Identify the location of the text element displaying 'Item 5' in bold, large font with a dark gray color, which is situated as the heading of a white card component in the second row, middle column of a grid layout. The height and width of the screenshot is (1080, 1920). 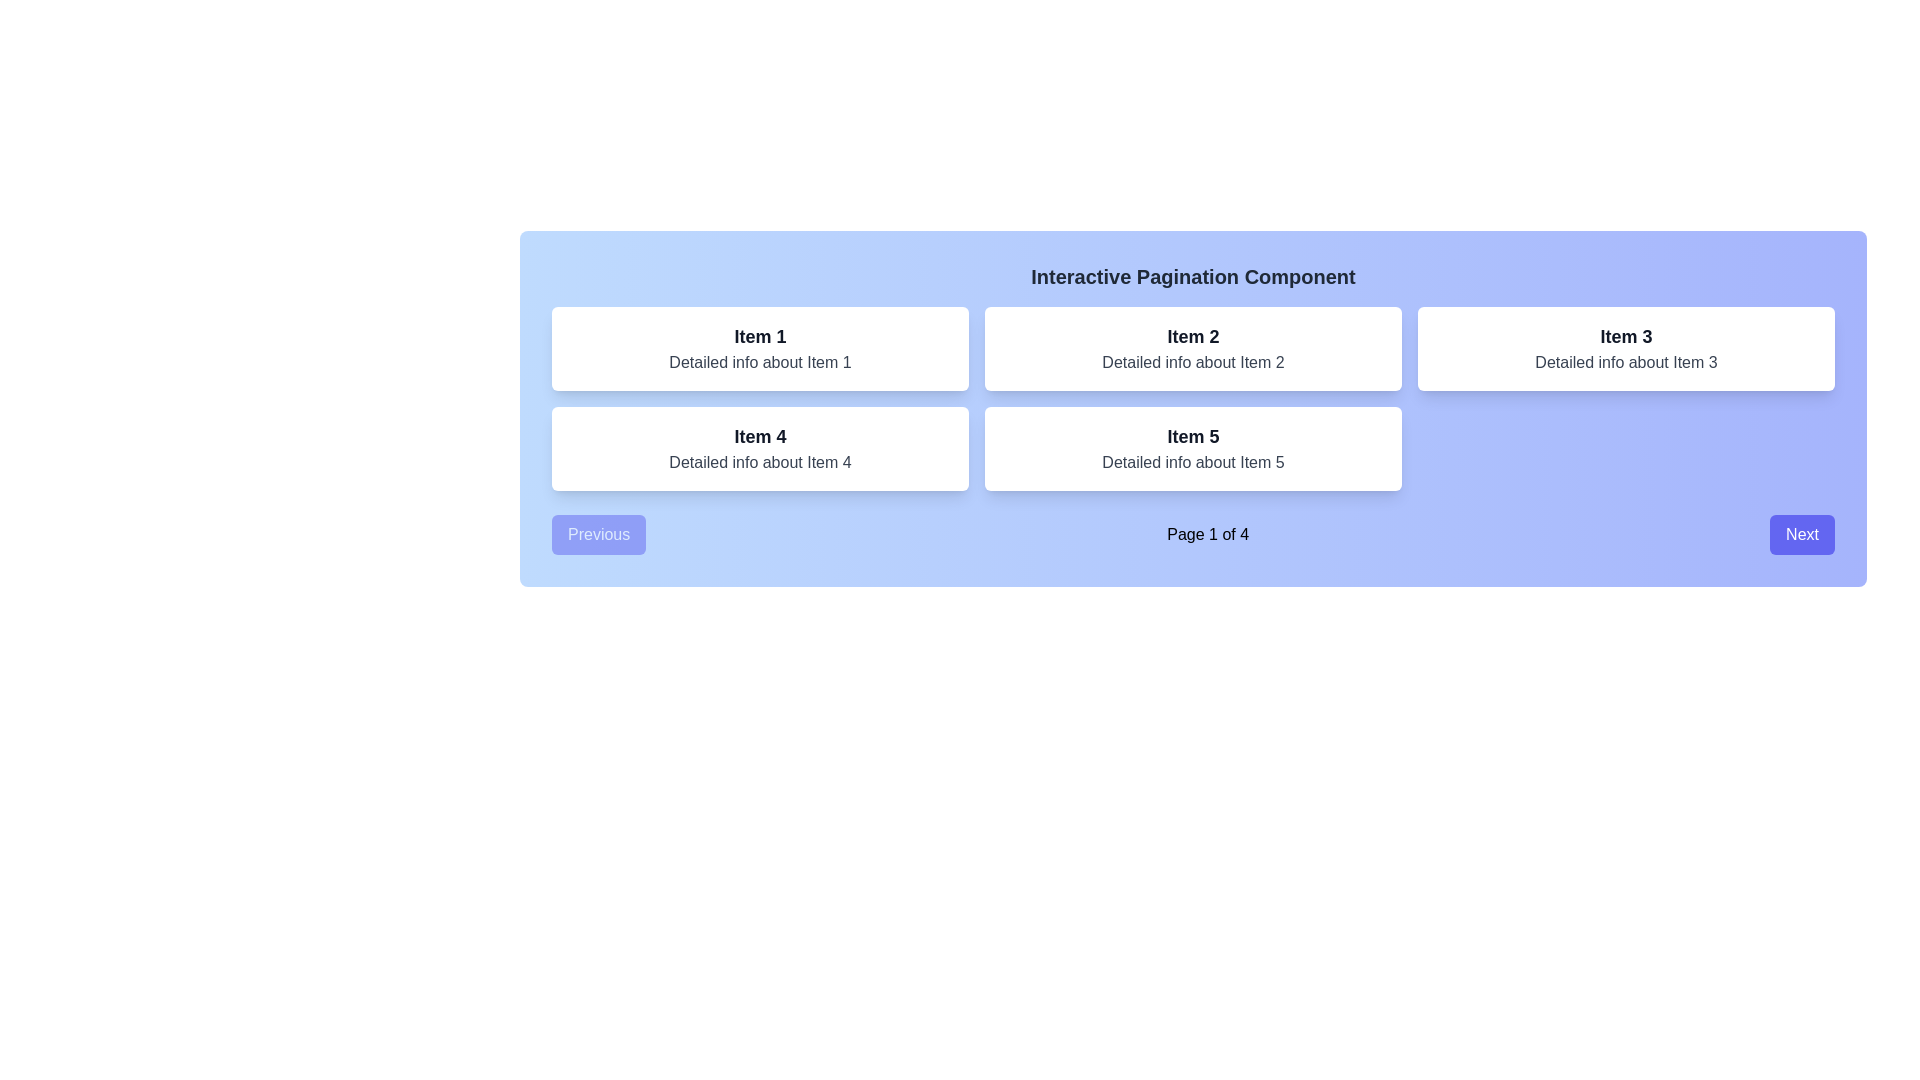
(1193, 435).